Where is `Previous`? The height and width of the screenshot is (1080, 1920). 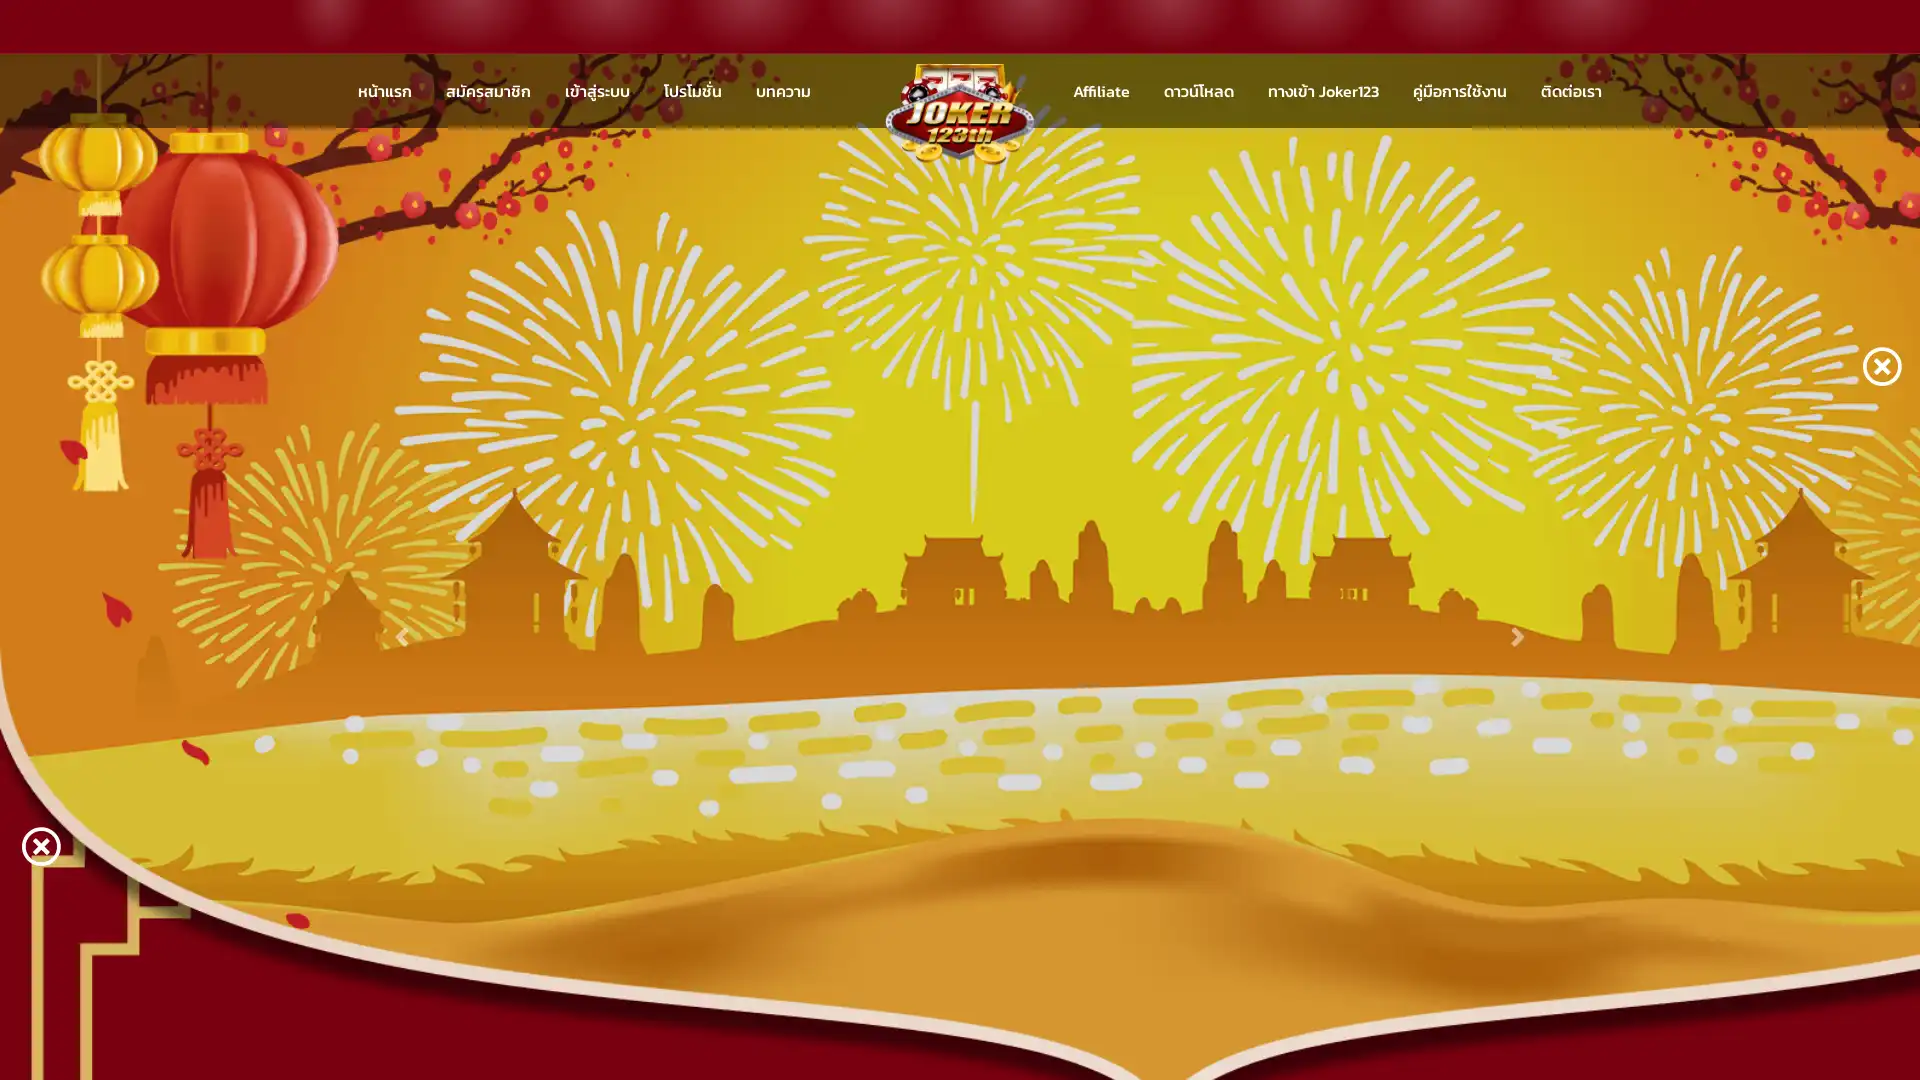
Previous is located at coordinates (400, 554).